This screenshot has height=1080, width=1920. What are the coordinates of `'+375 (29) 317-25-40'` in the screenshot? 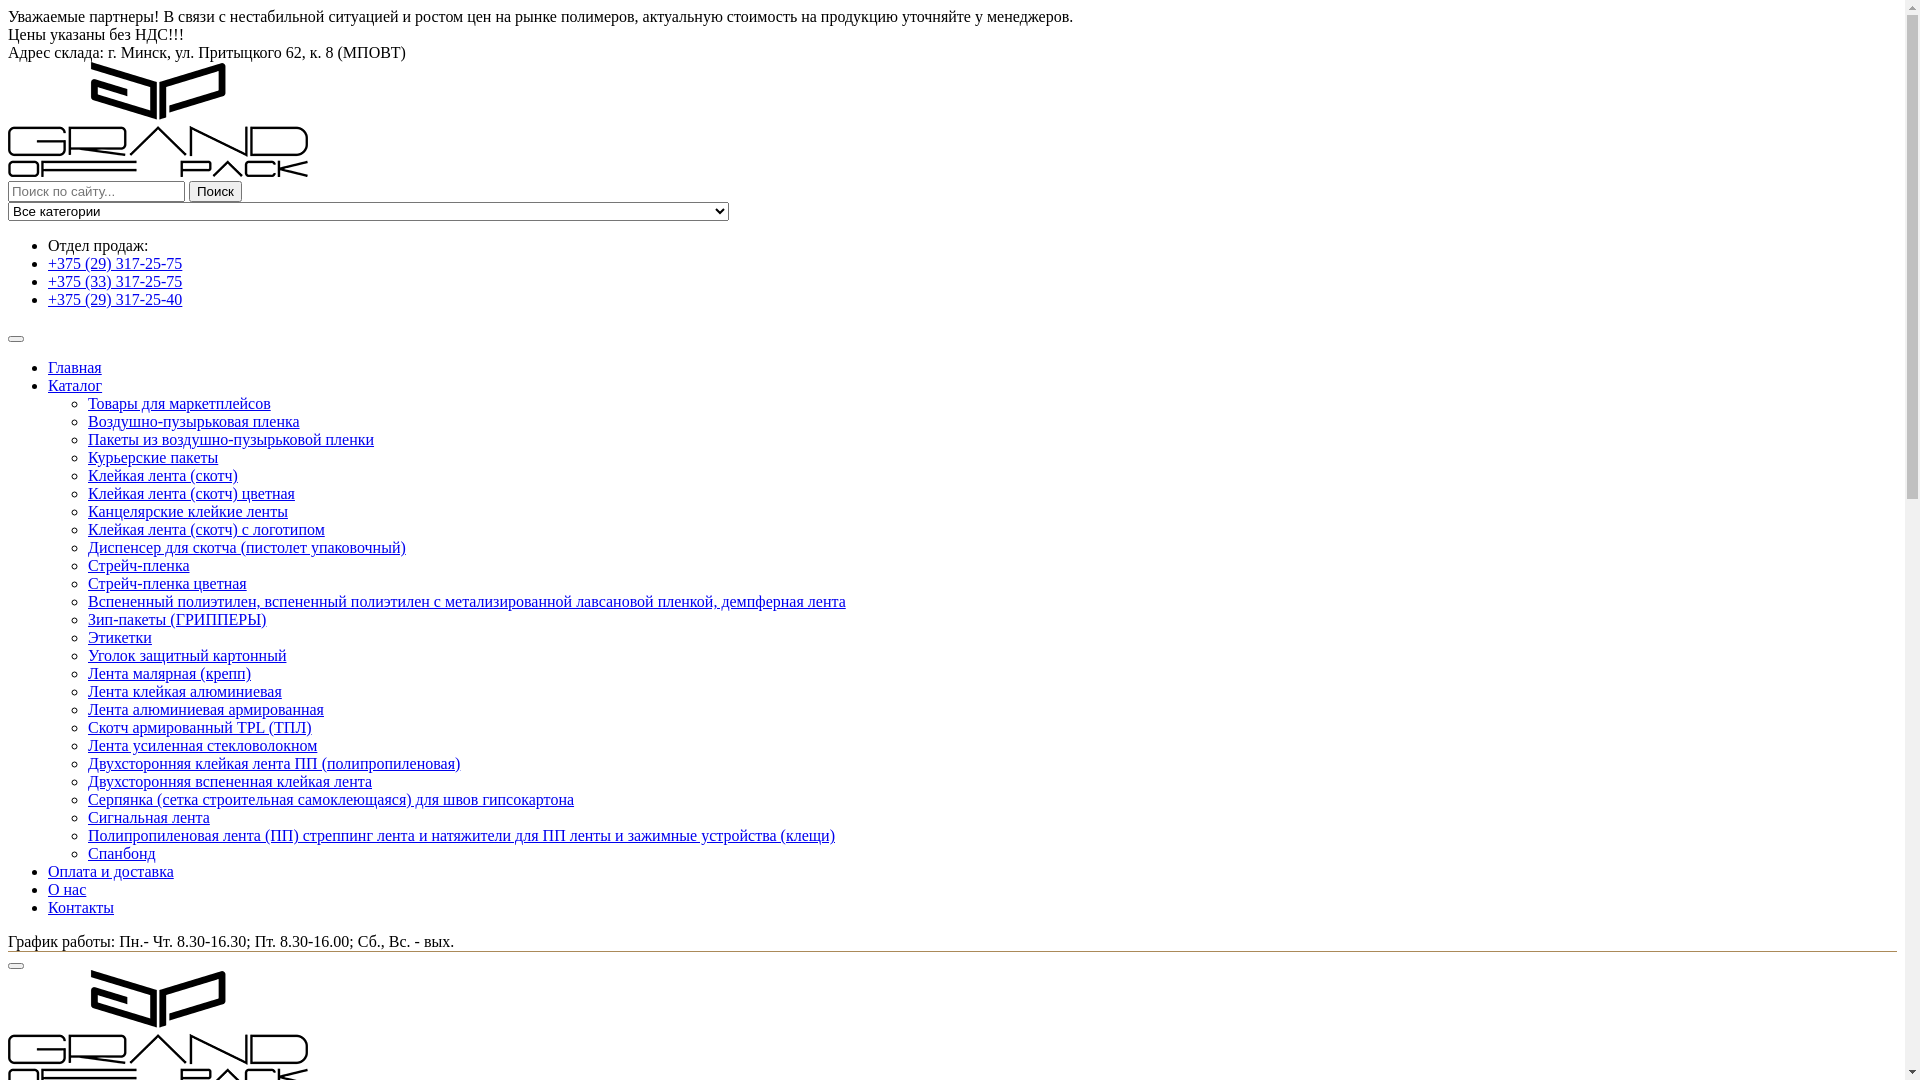 It's located at (114, 299).